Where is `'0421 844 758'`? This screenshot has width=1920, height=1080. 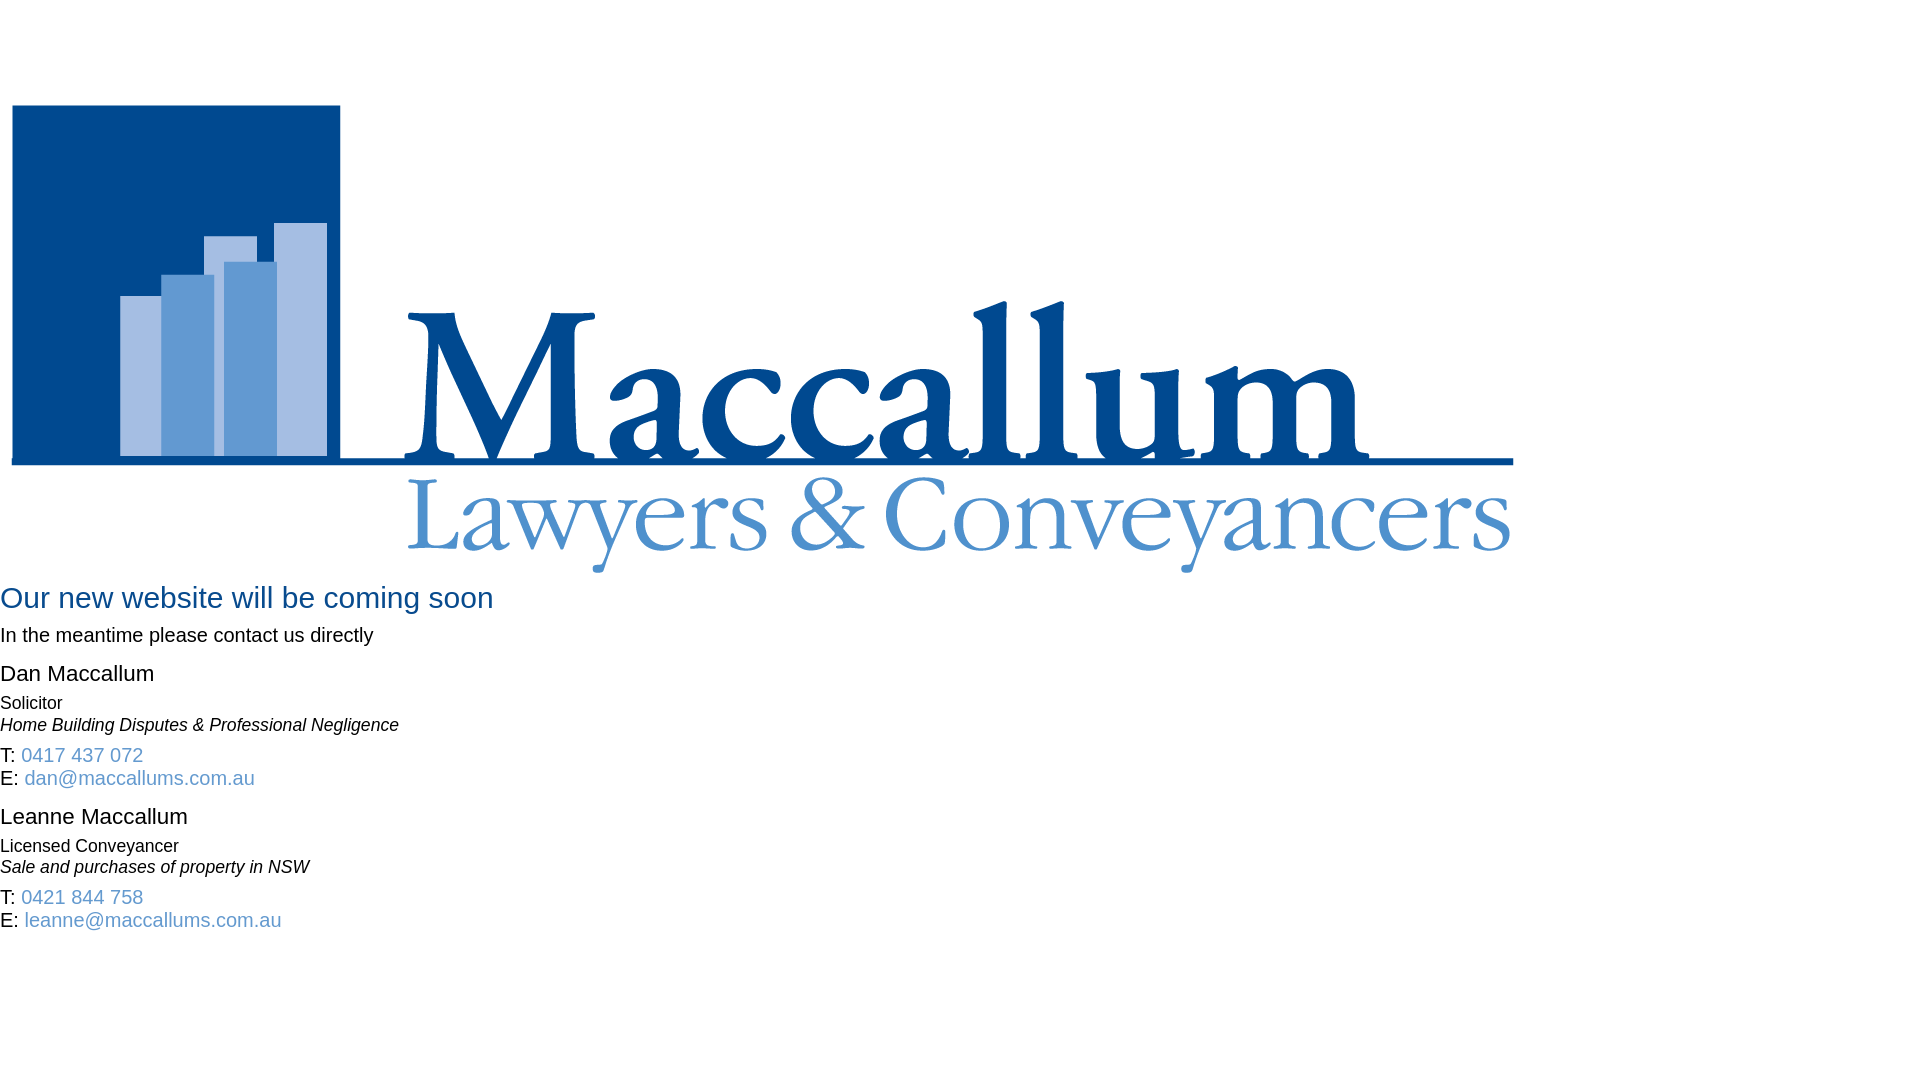 '0421 844 758' is located at coordinates (80, 896).